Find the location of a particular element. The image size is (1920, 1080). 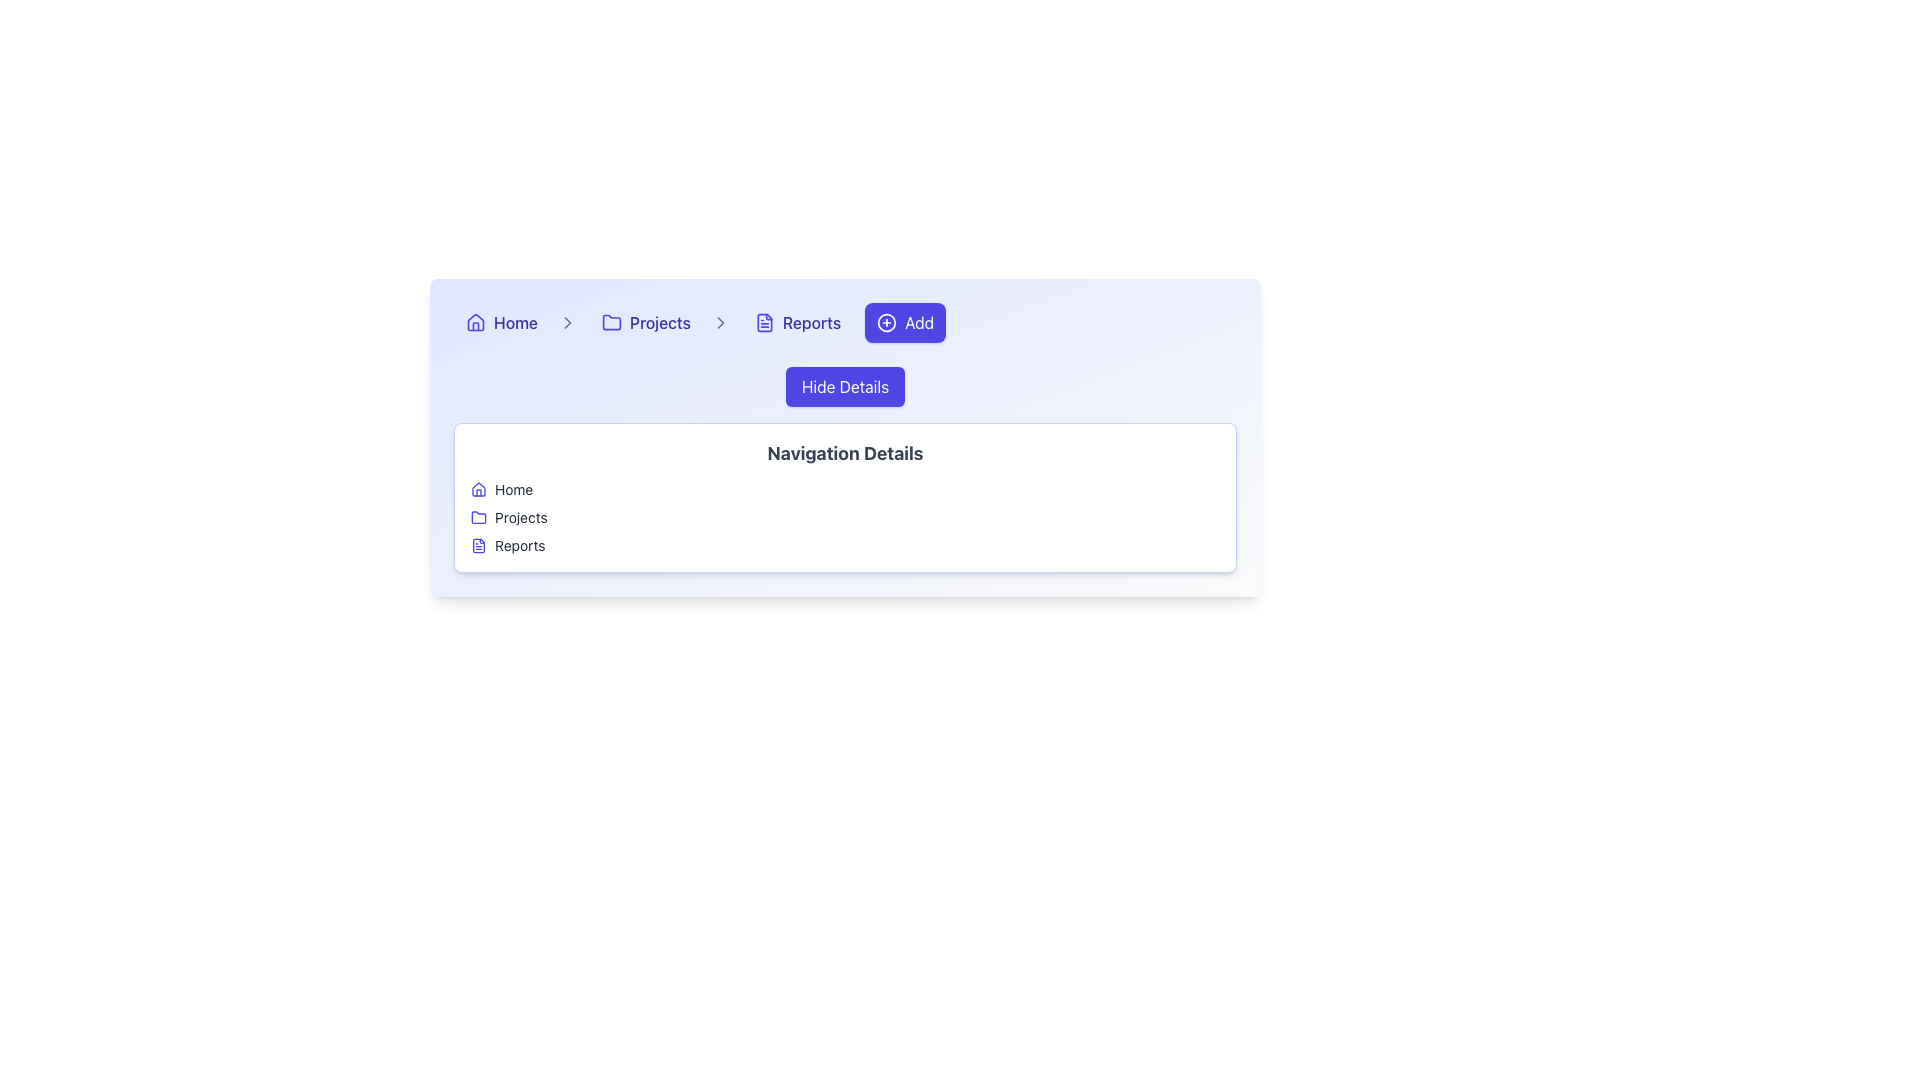

the 'Home' icon in the top left corner of the navigation bar is located at coordinates (474, 320).